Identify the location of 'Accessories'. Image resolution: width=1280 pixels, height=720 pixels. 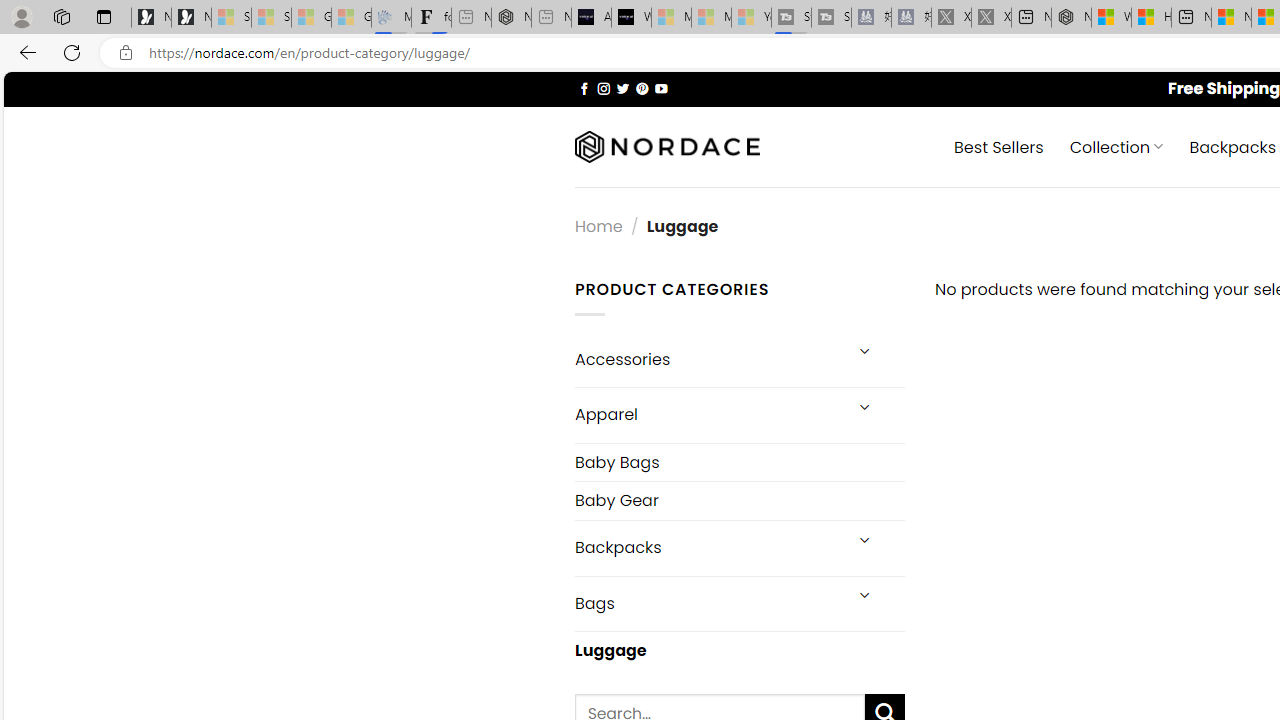
(707, 358).